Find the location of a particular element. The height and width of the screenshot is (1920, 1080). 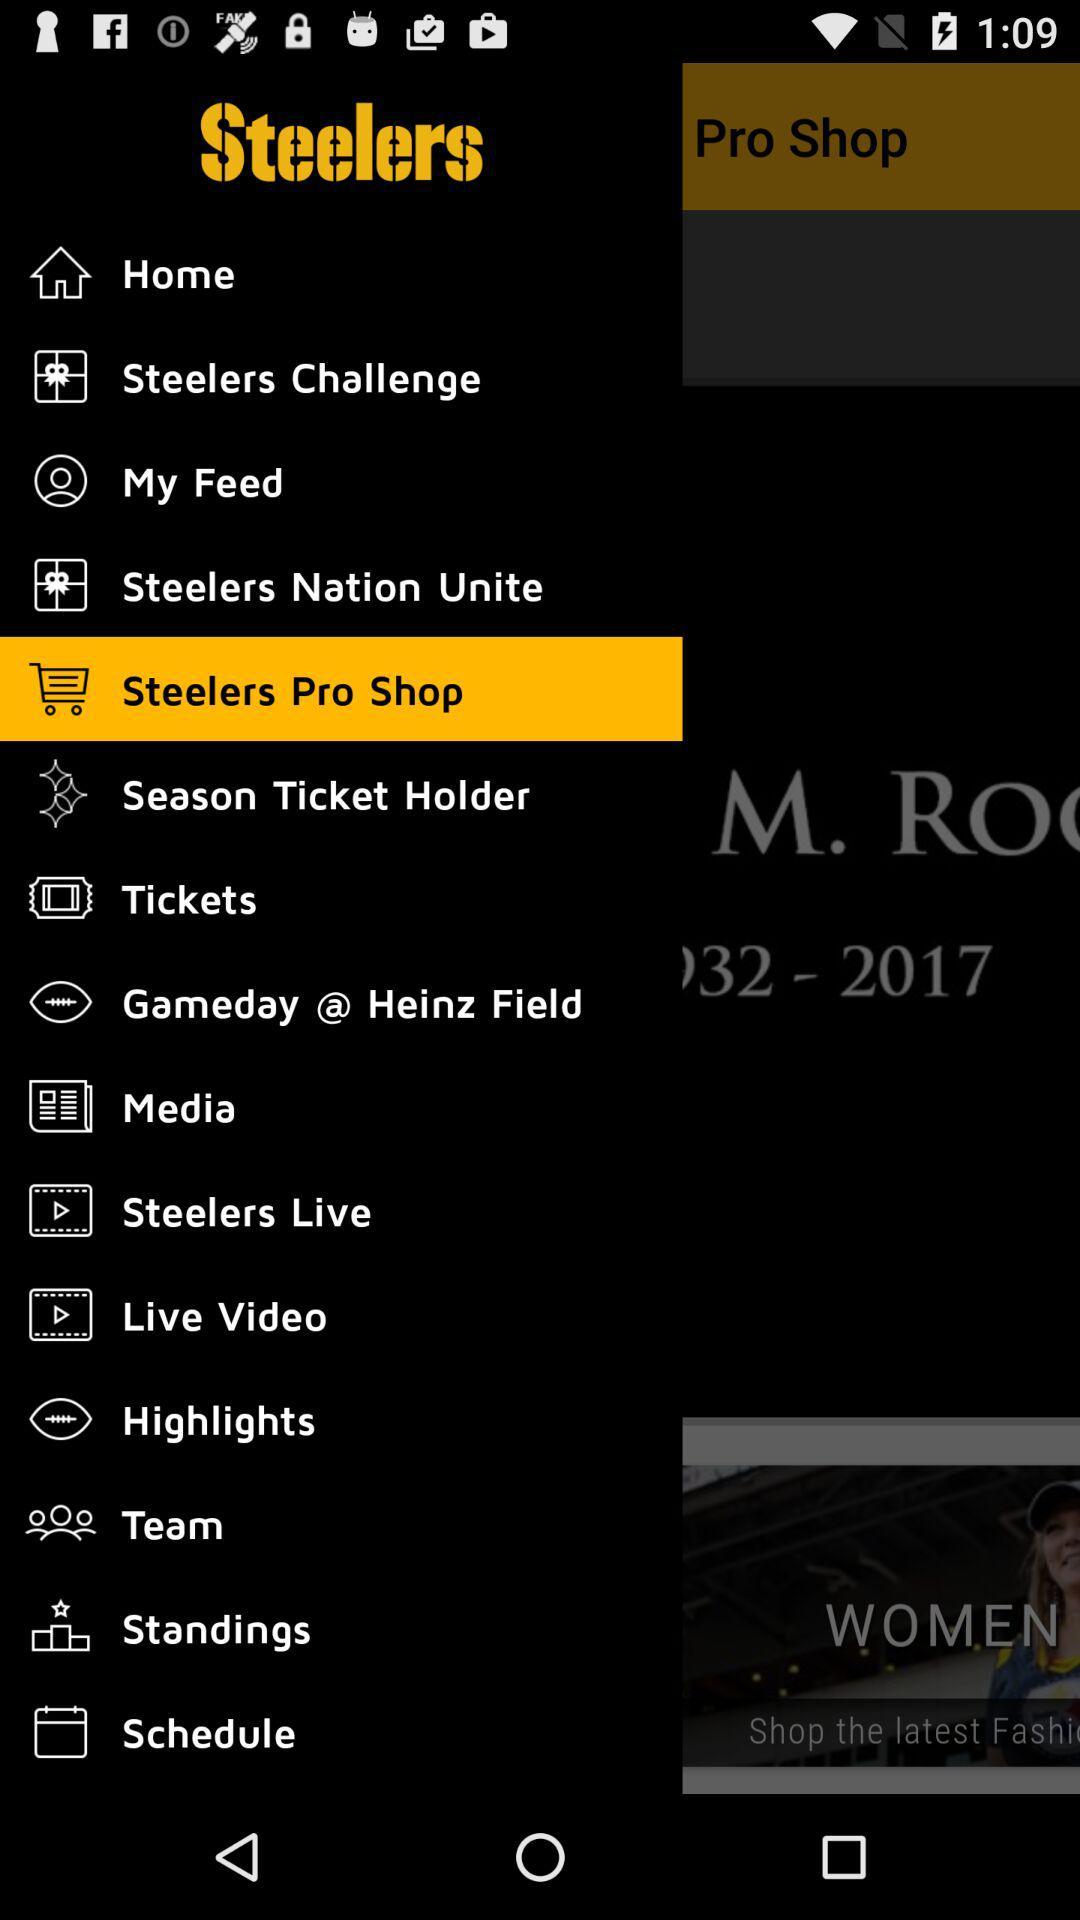

the icon of season ticket holder is located at coordinates (60, 792).